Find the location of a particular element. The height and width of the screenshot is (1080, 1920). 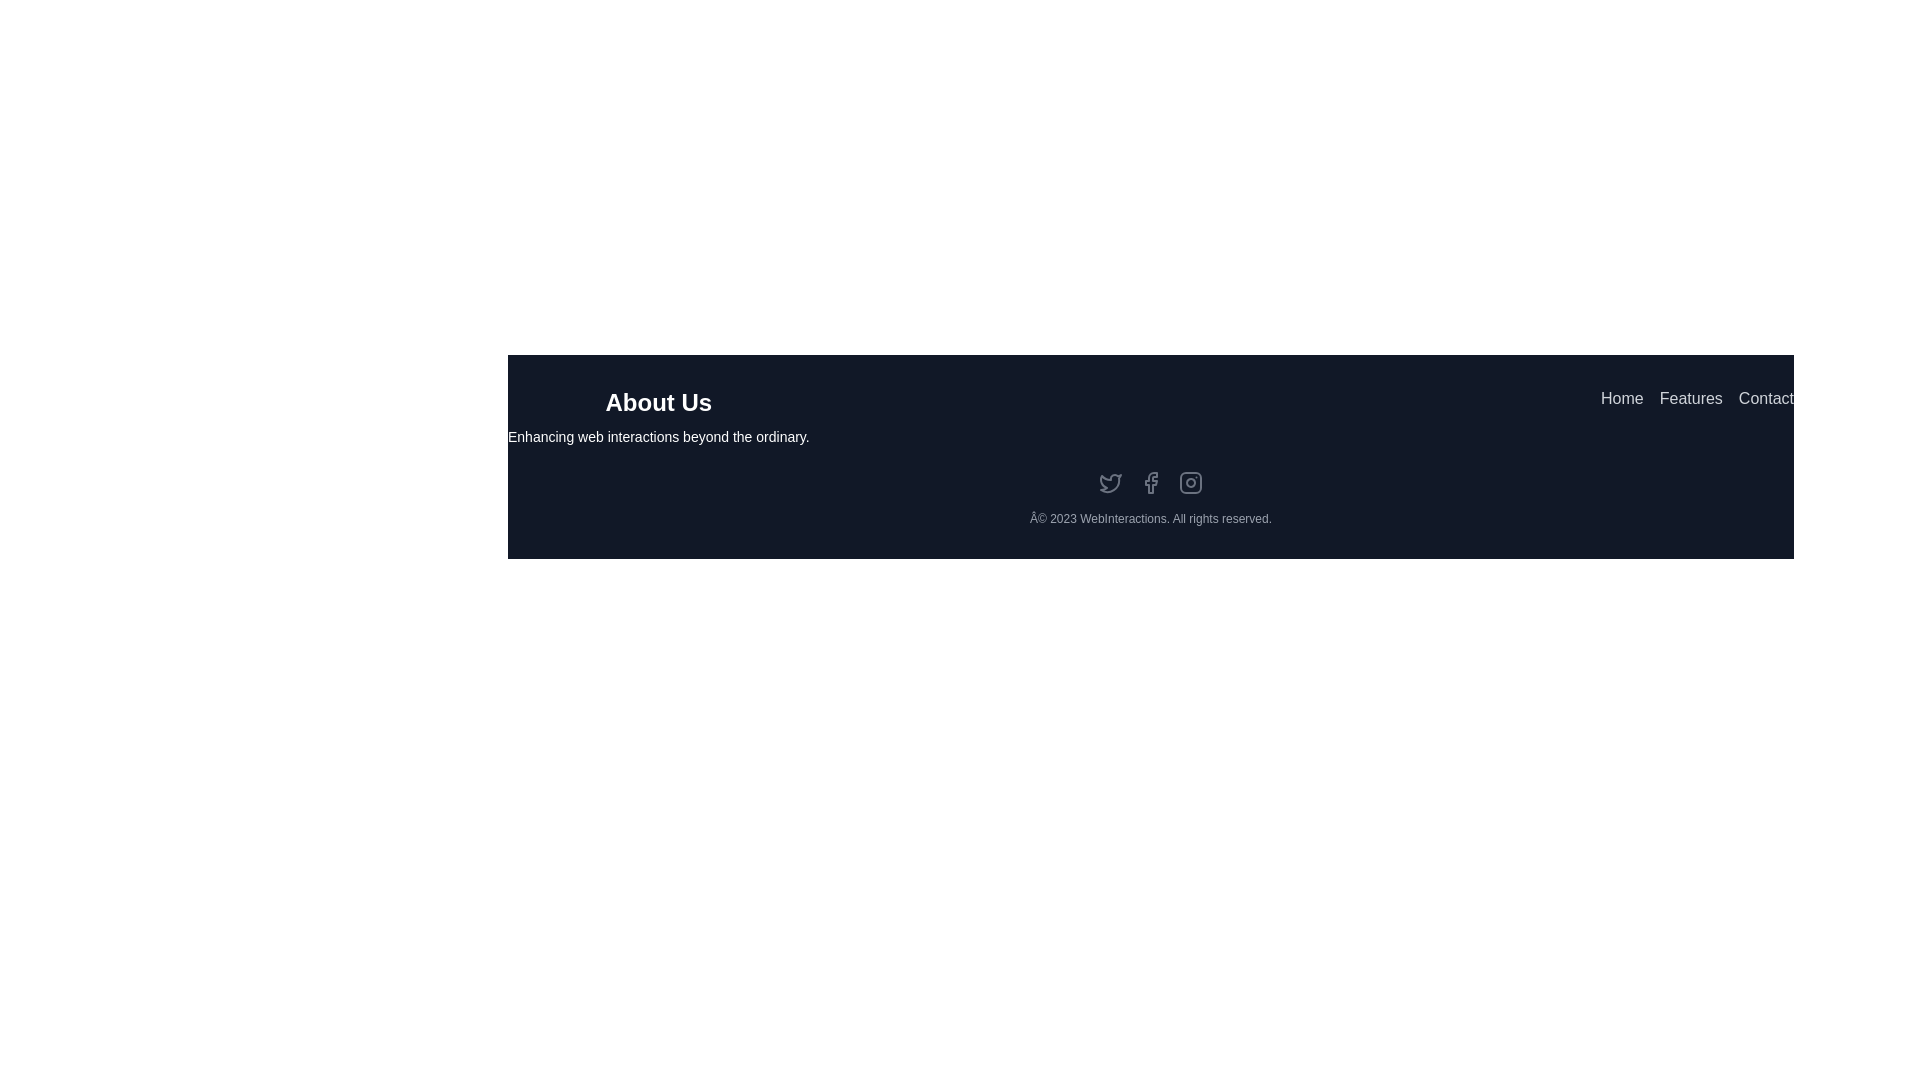

text block that serves as a descriptive subtitle or slogan below the 'About Us' title, which is centrally aligned within the section header is located at coordinates (658, 435).